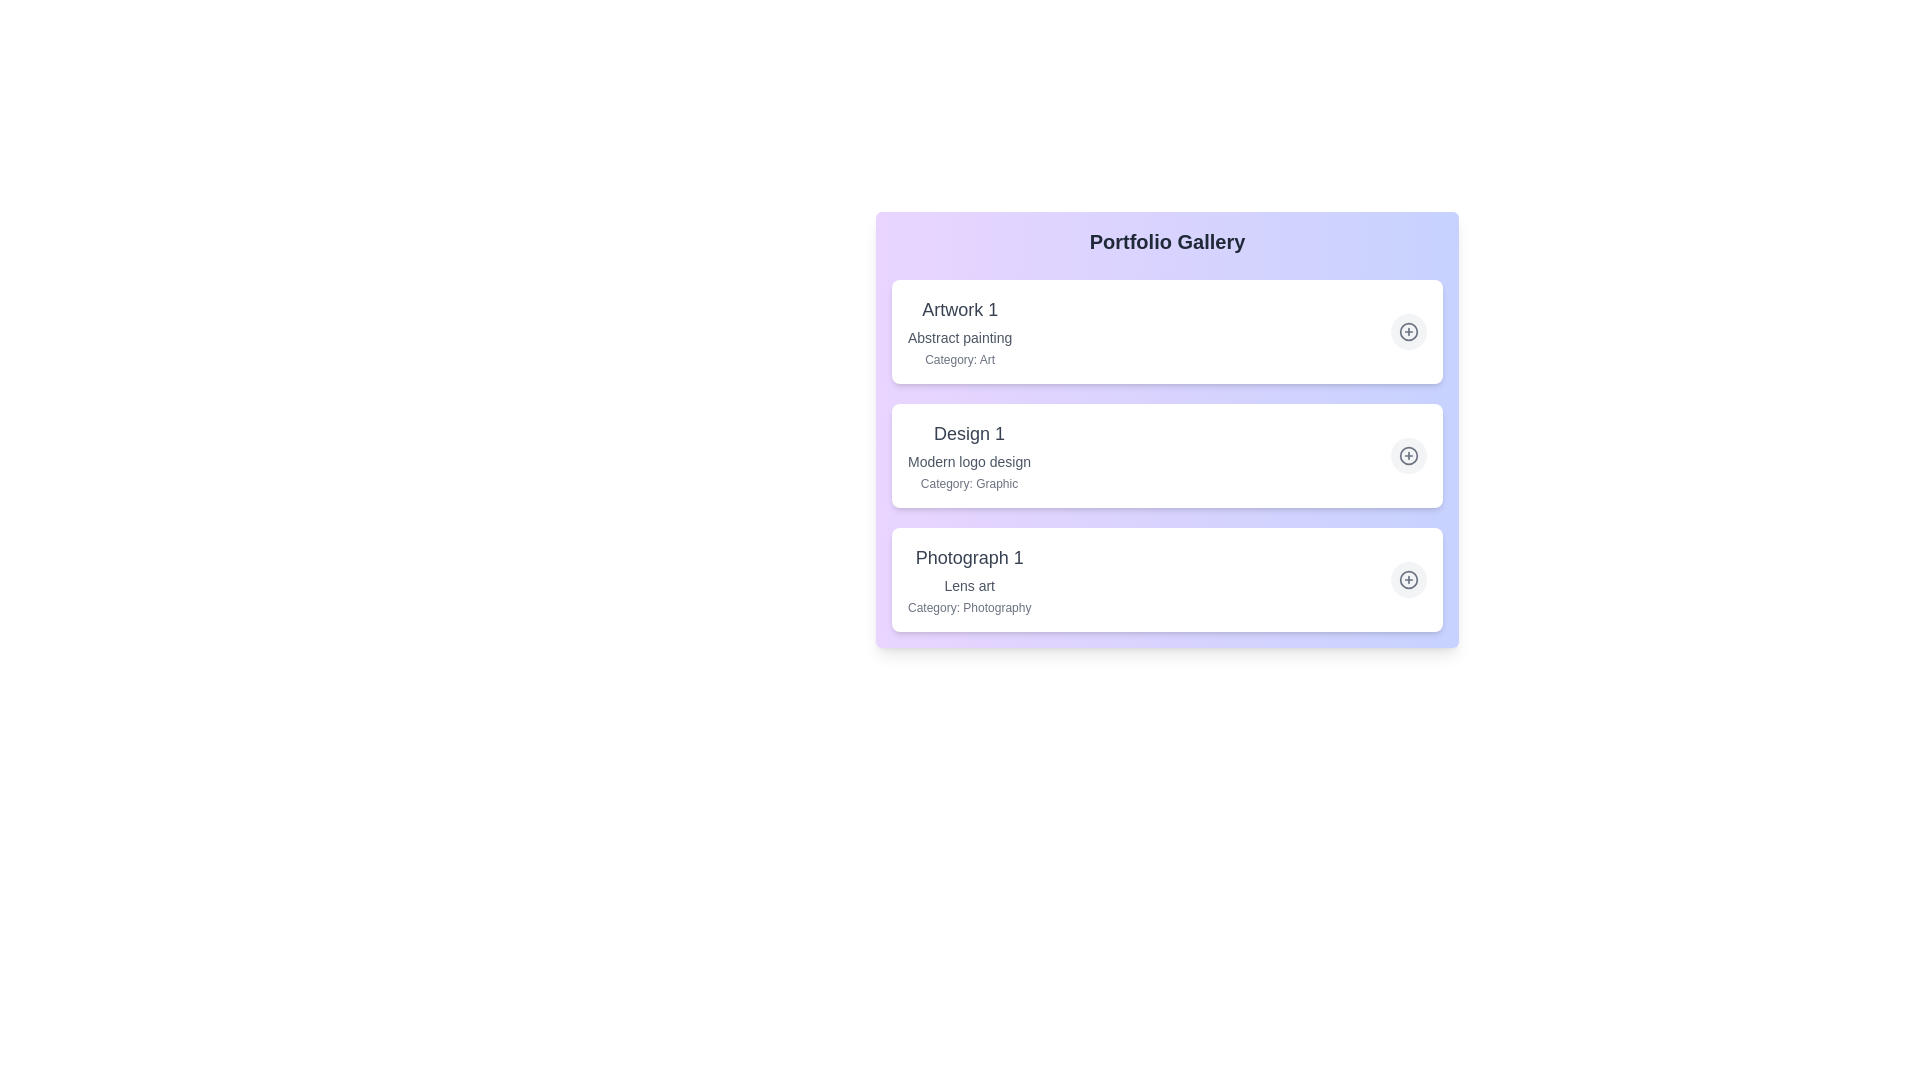  Describe the element at coordinates (960, 358) in the screenshot. I see `the text of the category 'Art' for copying` at that location.